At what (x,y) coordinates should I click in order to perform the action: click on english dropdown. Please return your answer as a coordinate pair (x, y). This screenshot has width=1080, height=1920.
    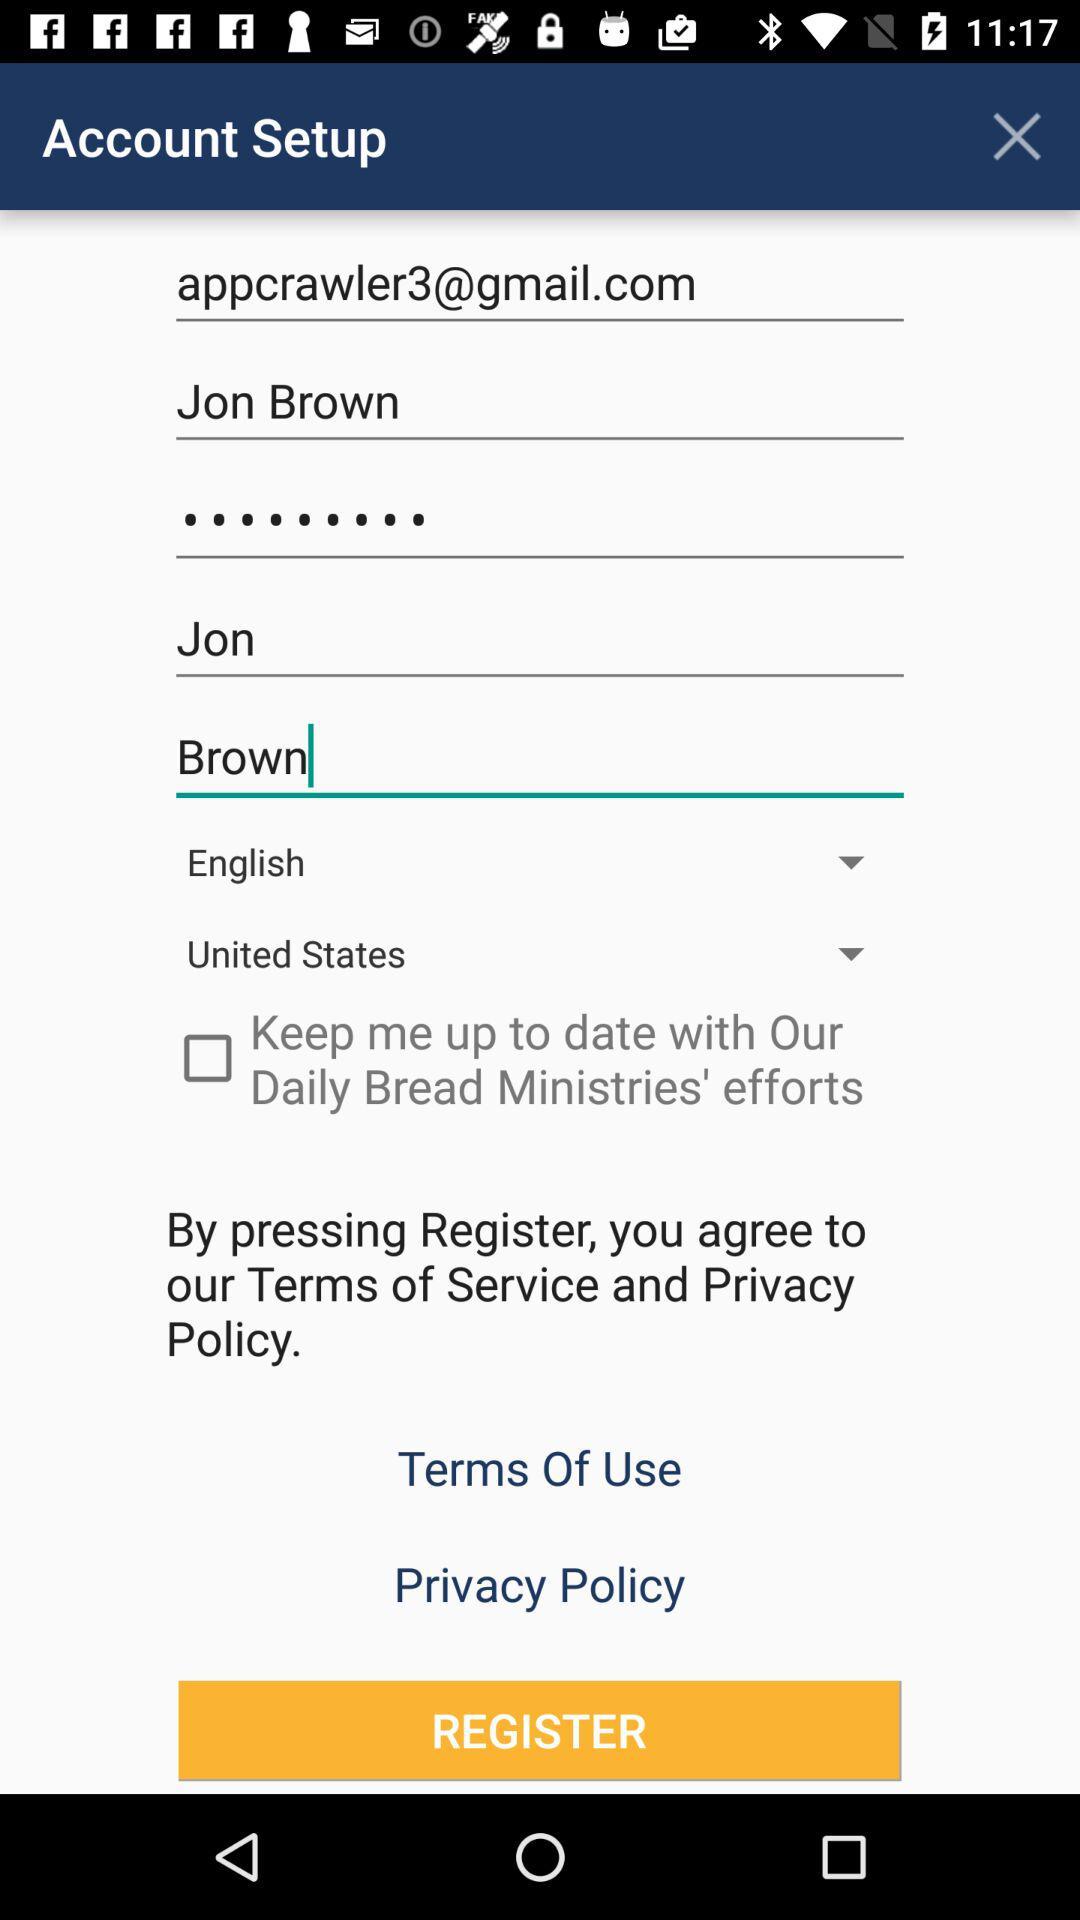
    Looking at the image, I should click on (540, 862).